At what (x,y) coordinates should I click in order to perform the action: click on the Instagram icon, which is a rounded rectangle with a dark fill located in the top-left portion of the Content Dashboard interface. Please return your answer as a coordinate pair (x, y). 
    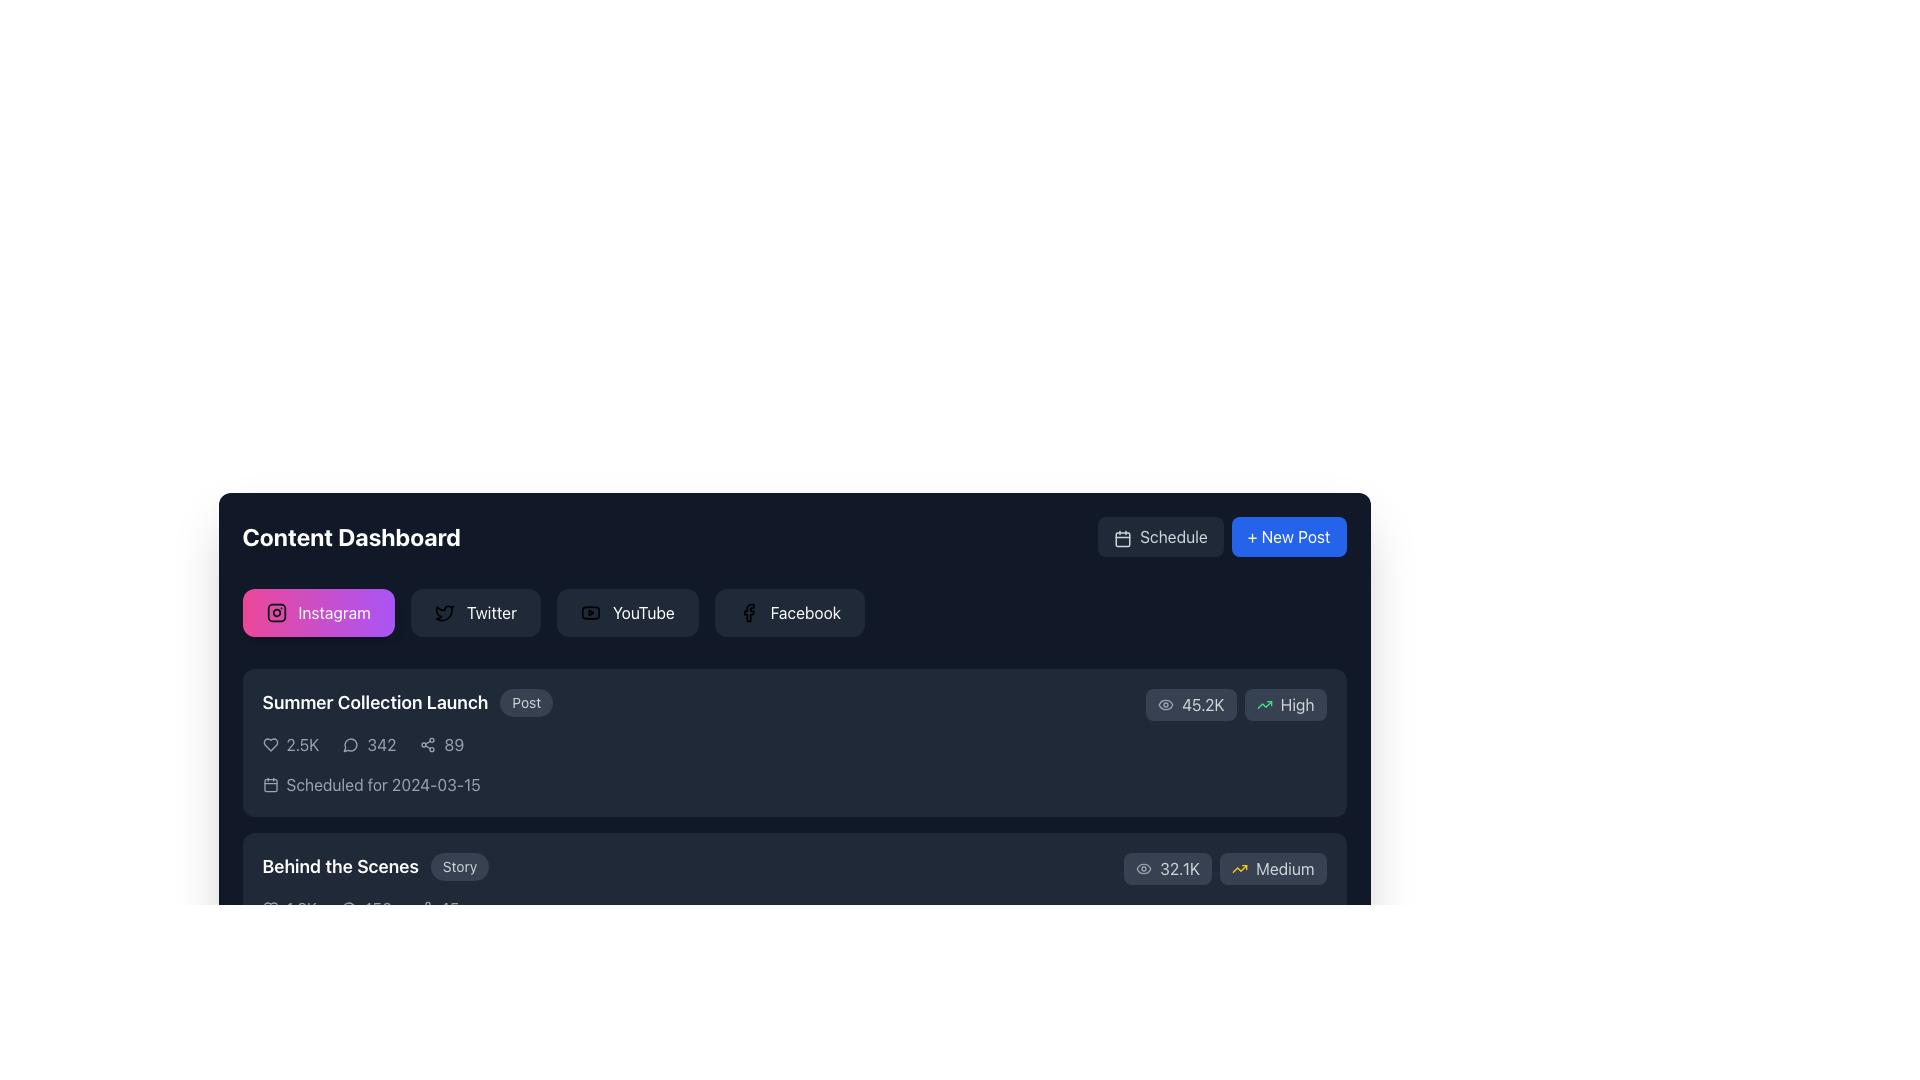
    Looking at the image, I should click on (275, 612).